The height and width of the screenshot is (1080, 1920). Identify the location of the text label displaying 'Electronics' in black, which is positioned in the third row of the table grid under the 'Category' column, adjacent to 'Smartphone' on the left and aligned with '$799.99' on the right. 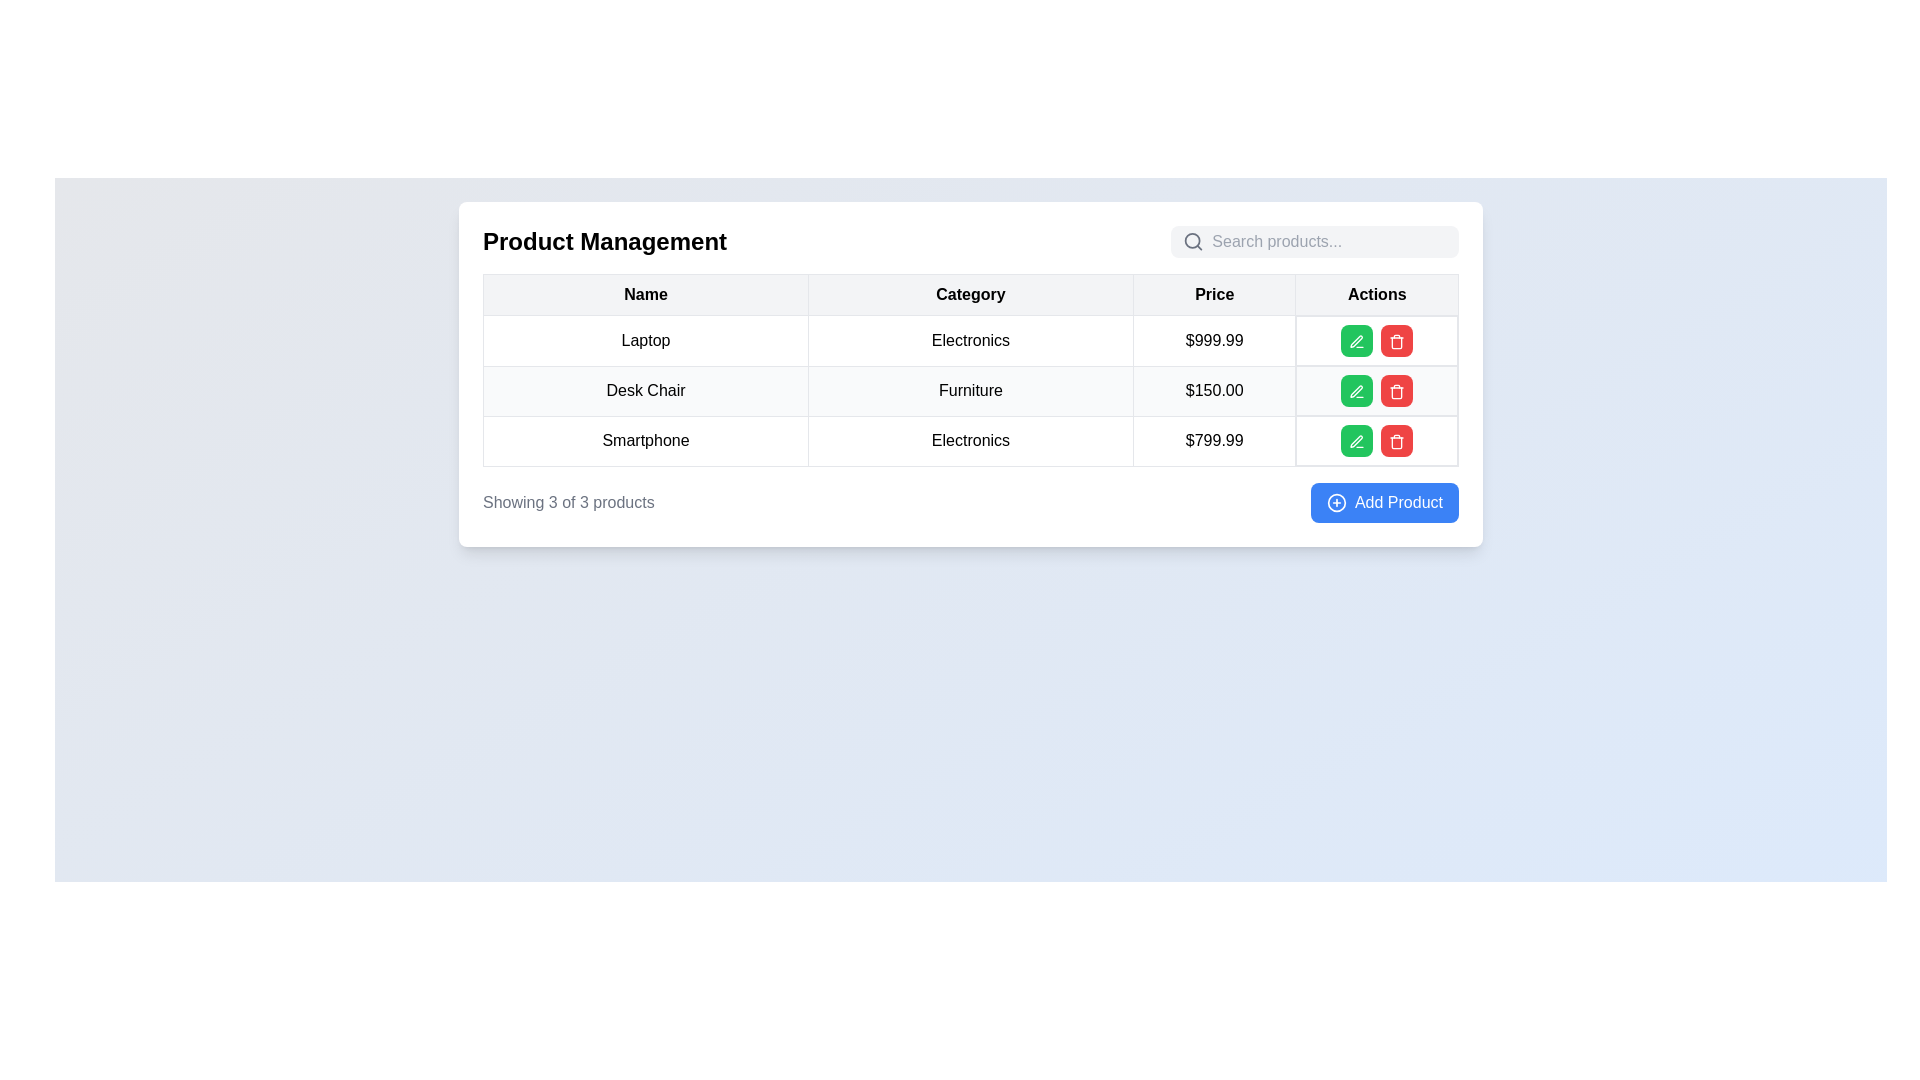
(970, 440).